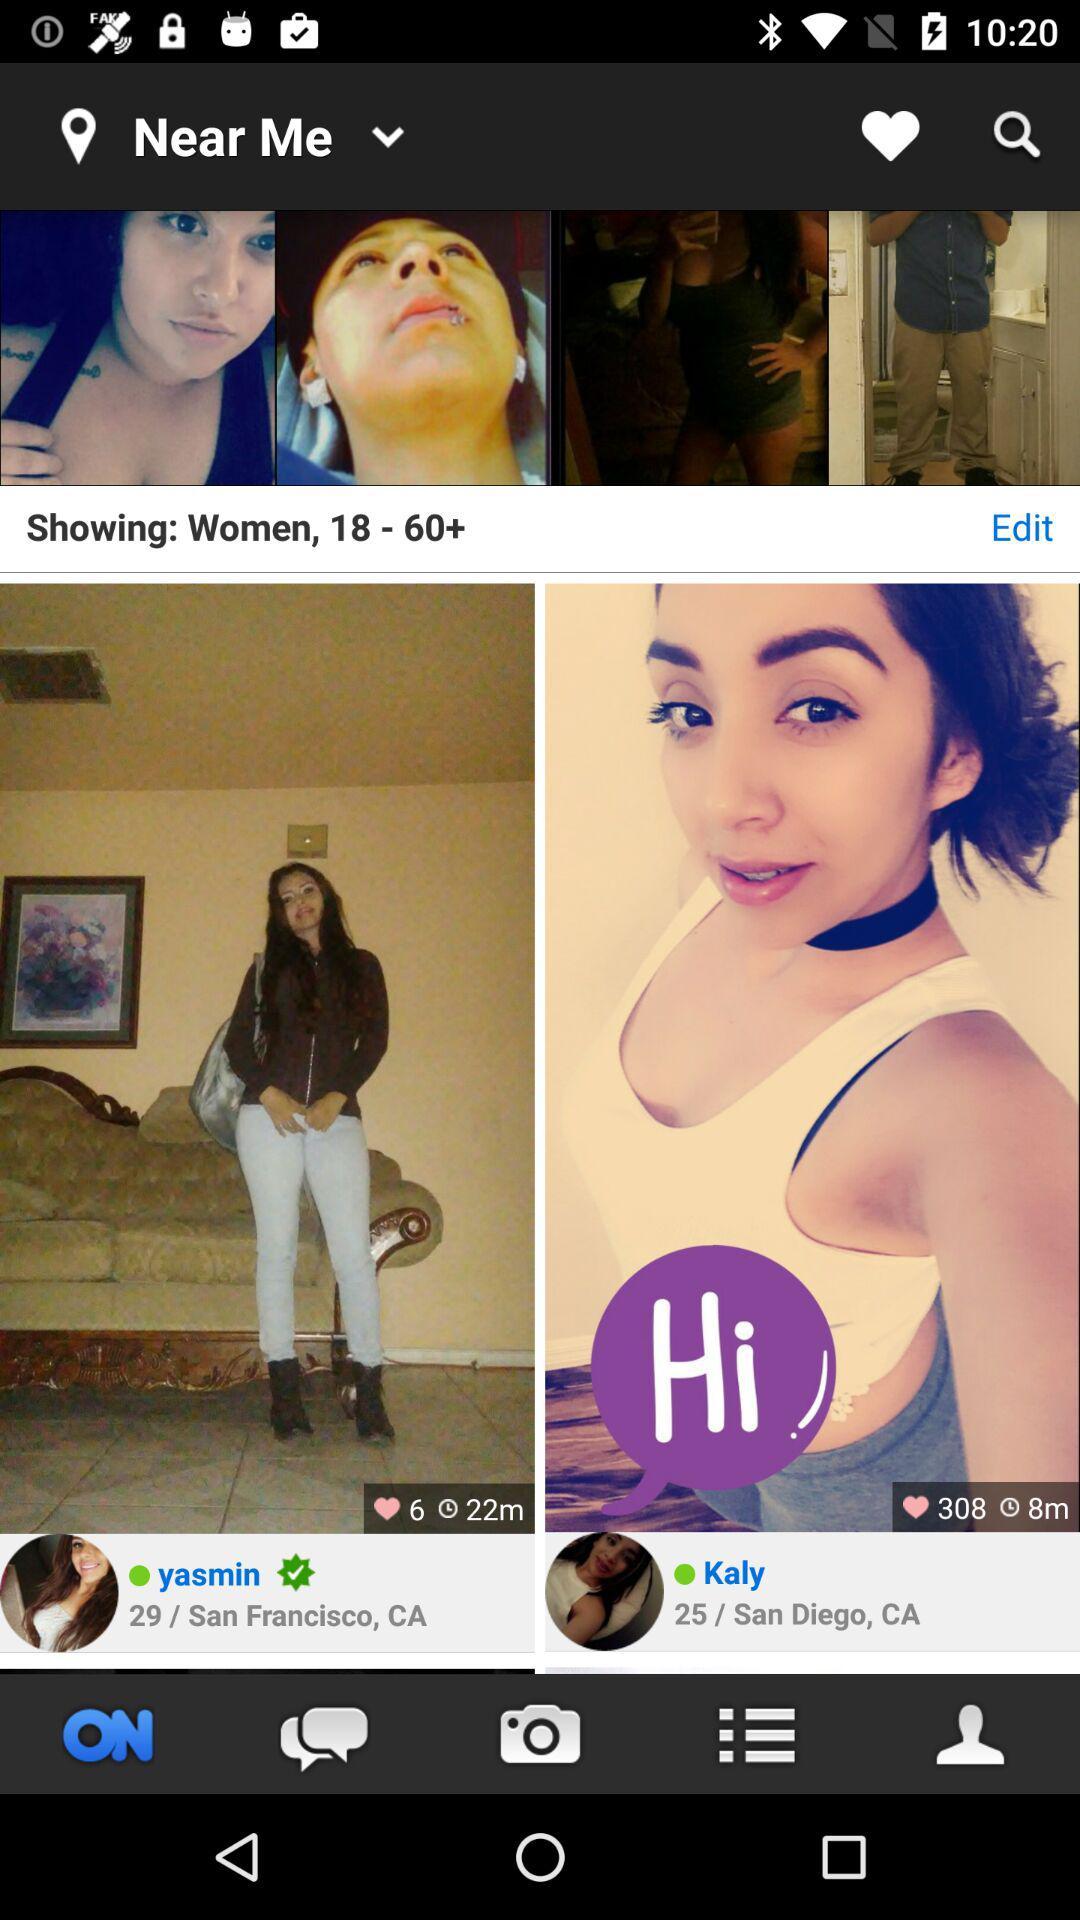 This screenshot has height=1920, width=1080. Describe the element at coordinates (412, 347) in the screenshot. I see `click image to show profile` at that location.